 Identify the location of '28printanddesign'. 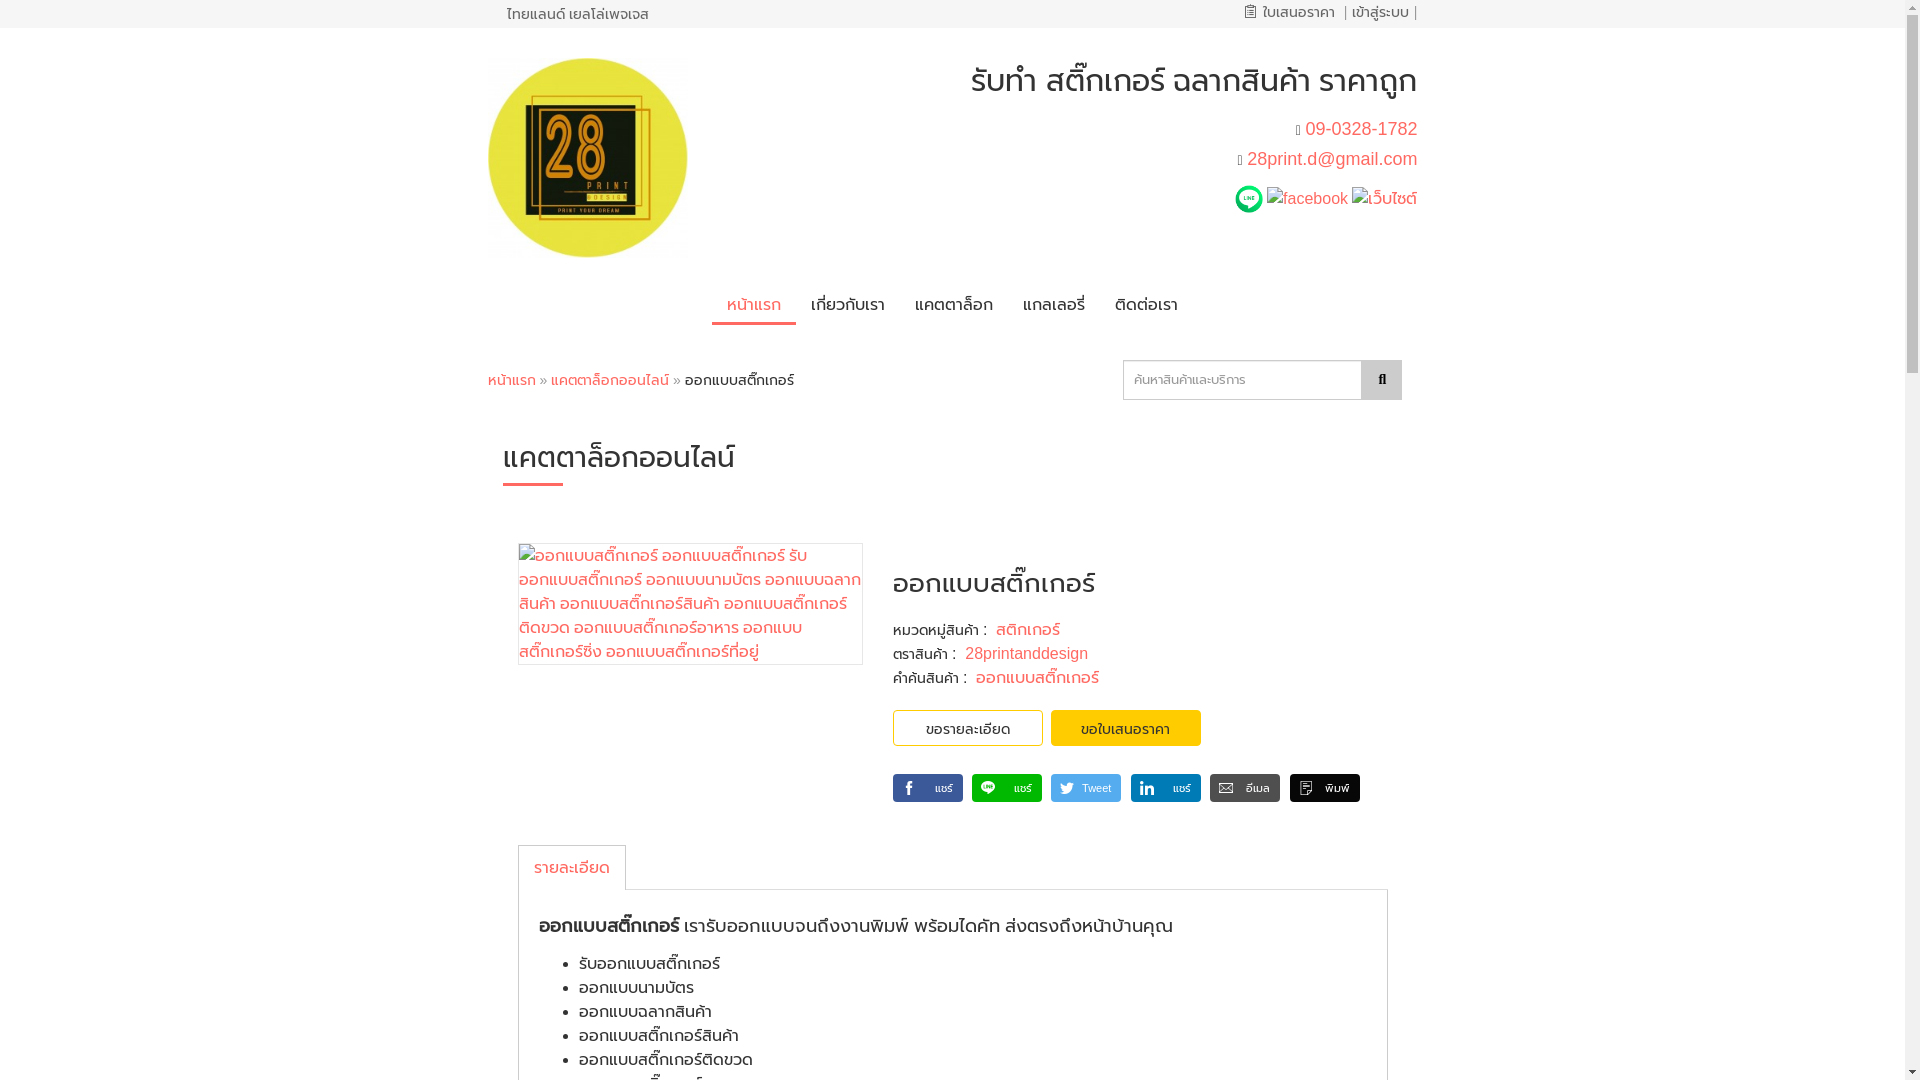
(964, 653).